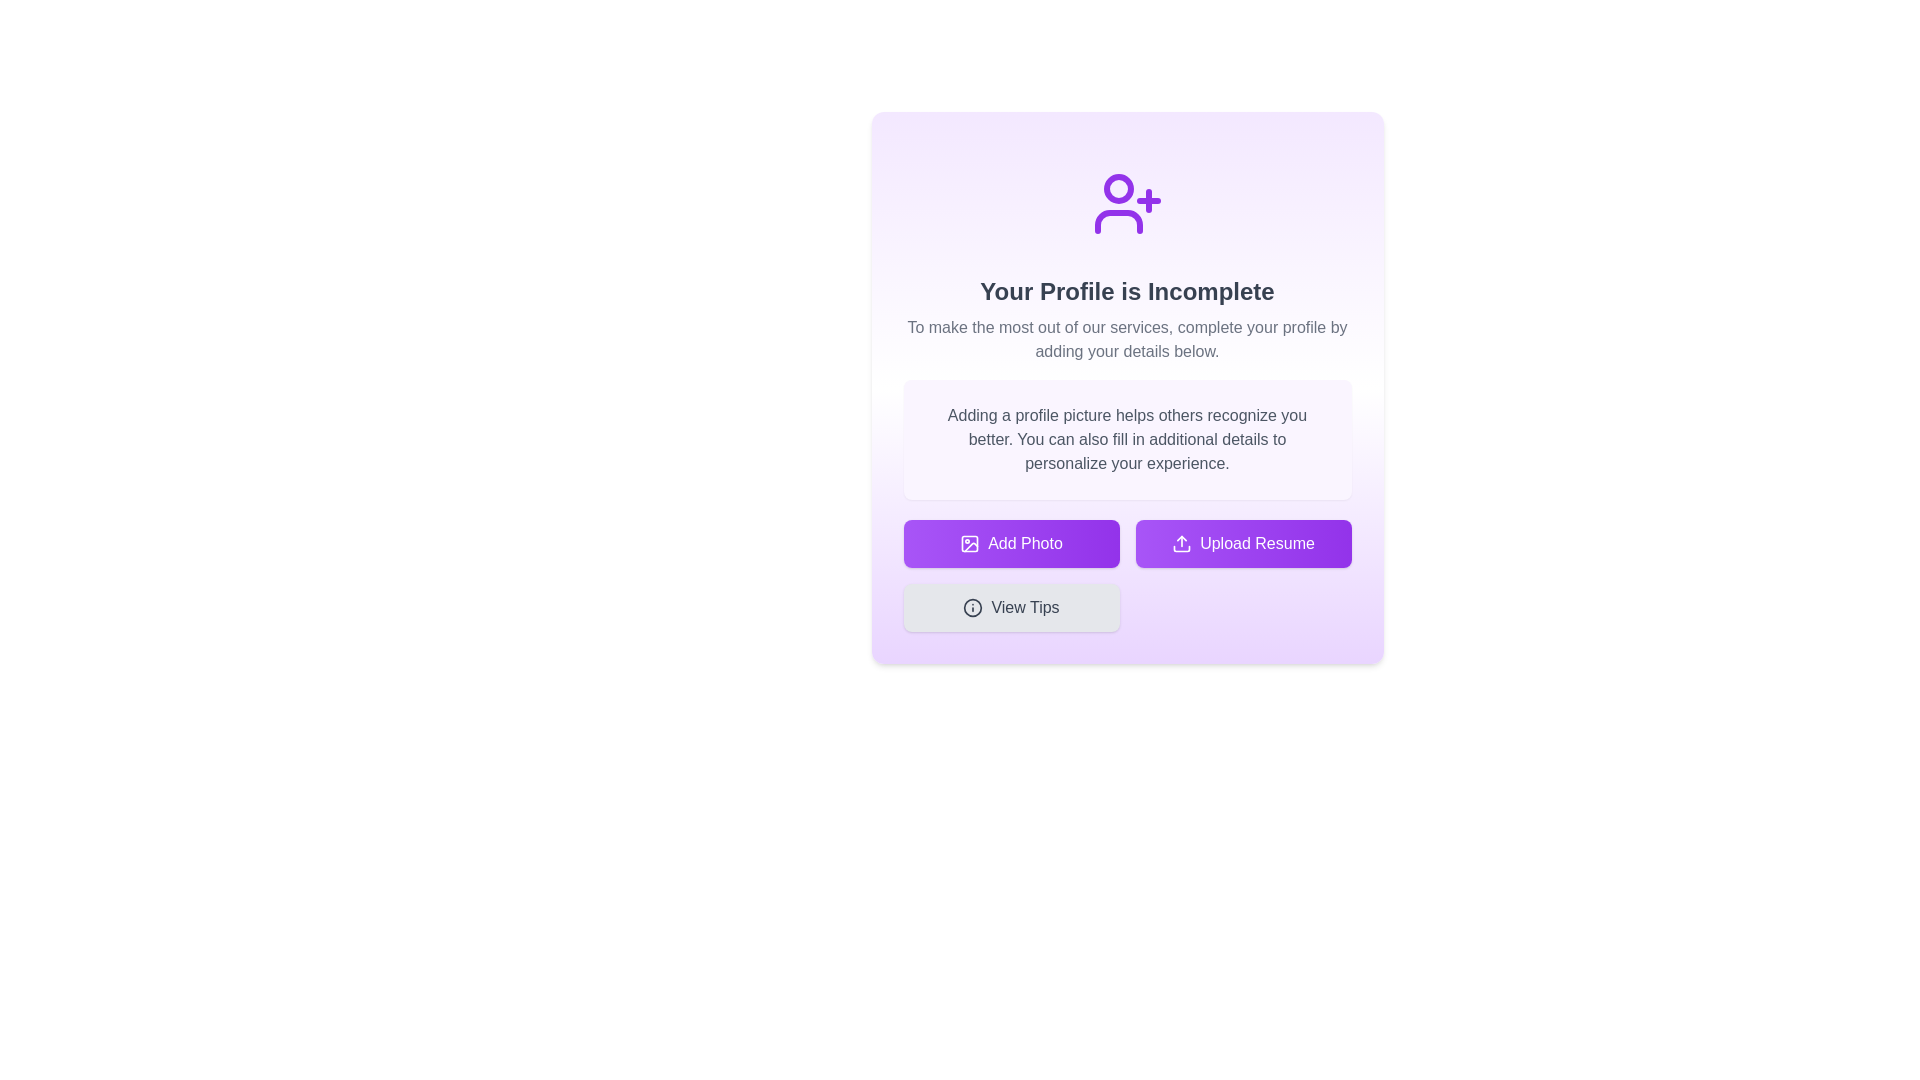 The width and height of the screenshot is (1920, 1080). What do you see at coordinates (1117, 222) in the screenshot?
I see `the decorative vector graphic representing a user's body in the profile icon symbol, located at the center of the profile card layout` at bounding box center [1117, 222].